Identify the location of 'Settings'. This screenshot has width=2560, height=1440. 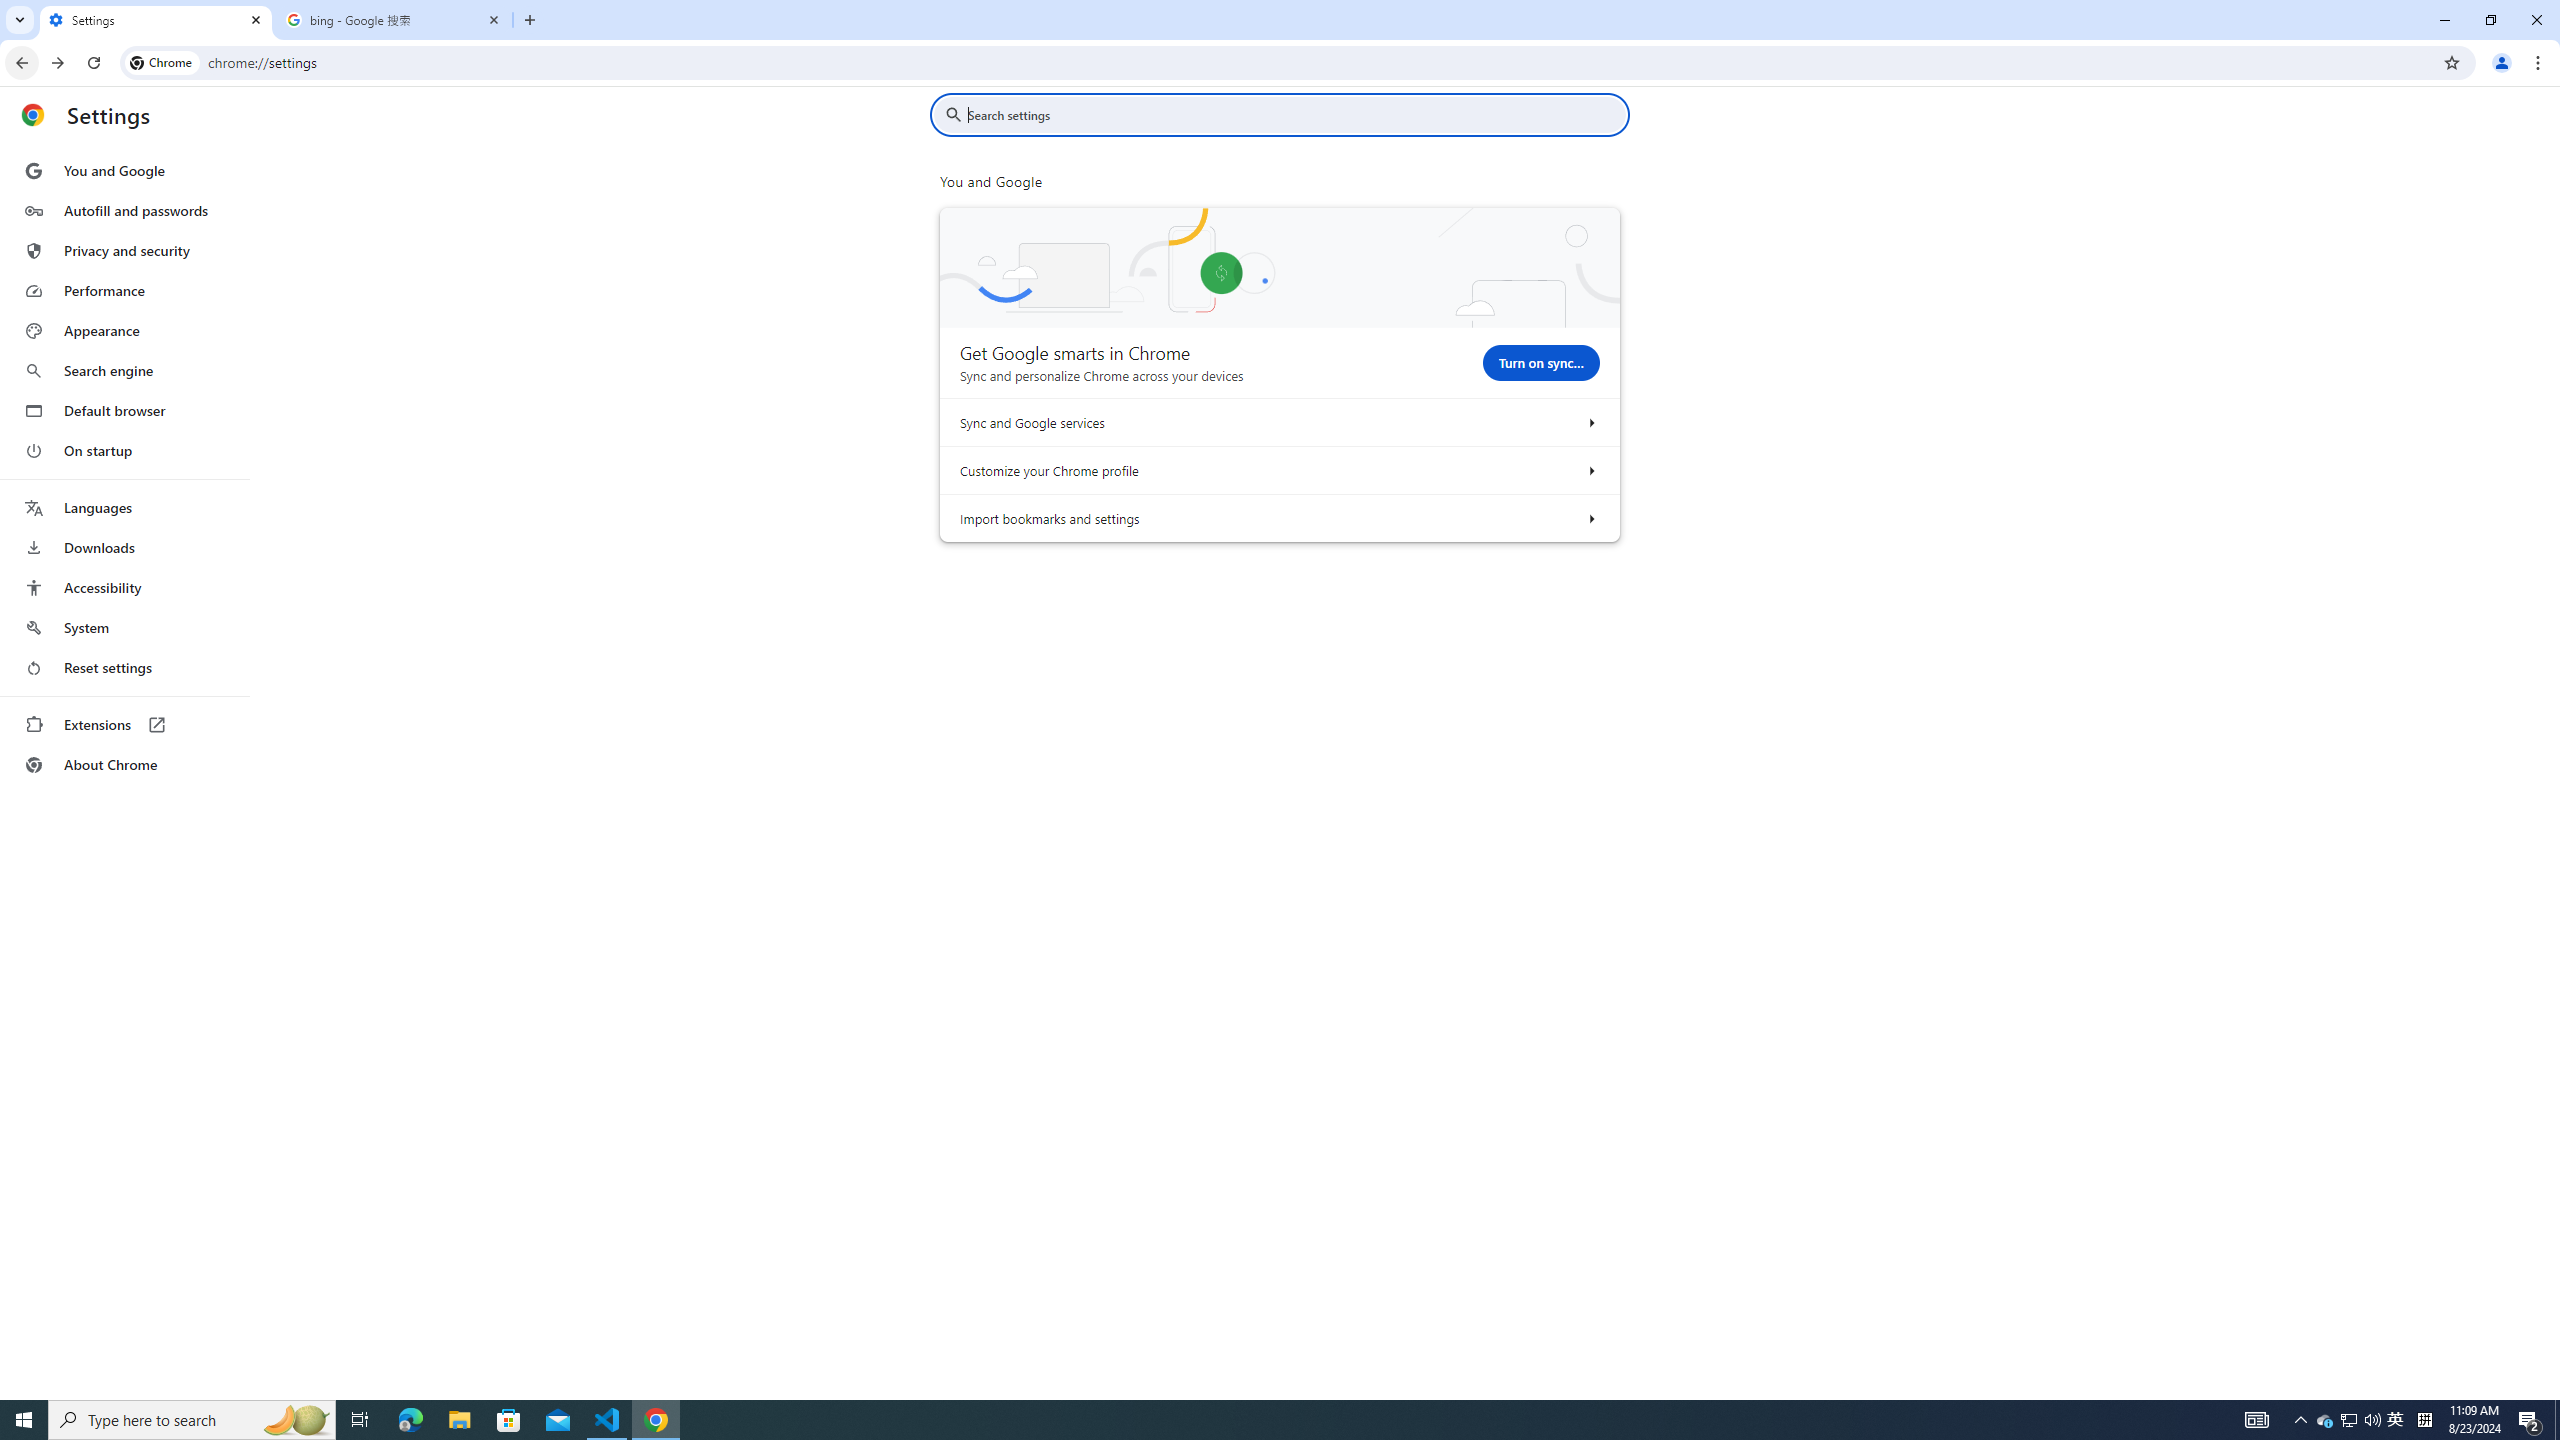
(155, 19).